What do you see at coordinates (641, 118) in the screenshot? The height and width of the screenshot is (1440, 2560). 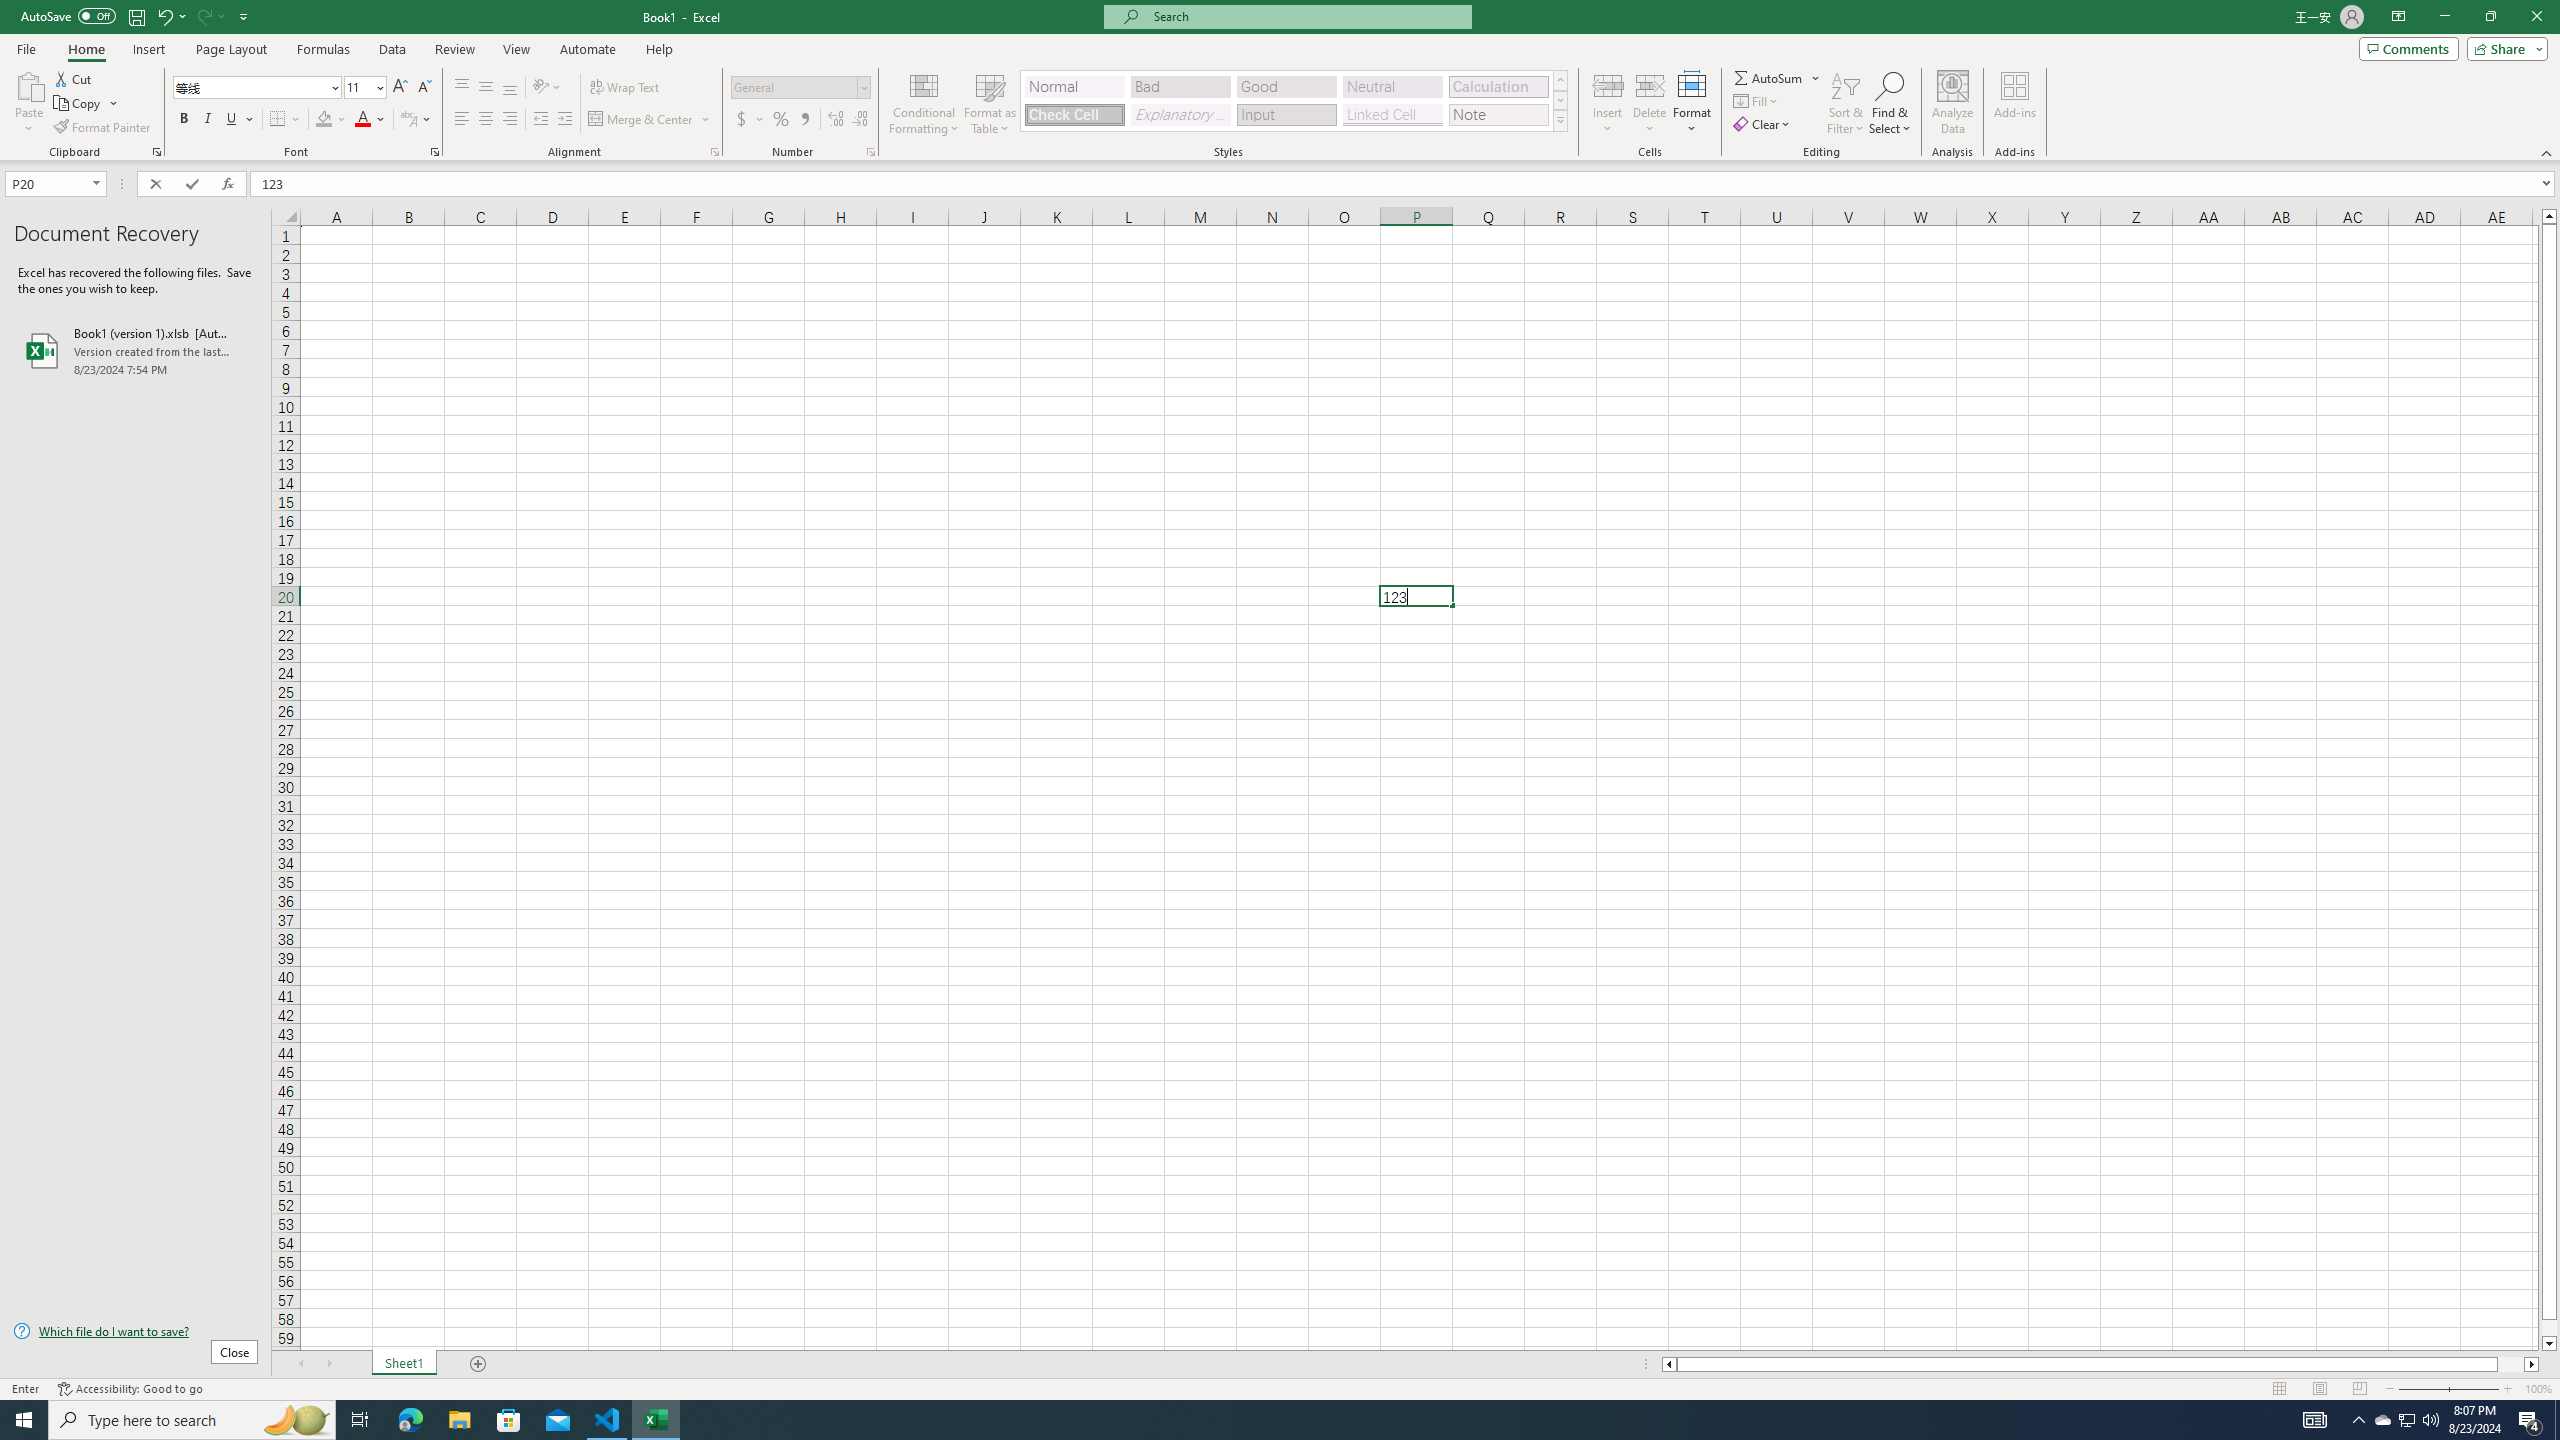 I see `'Merge & Center'` at bounding box center [641, 118].